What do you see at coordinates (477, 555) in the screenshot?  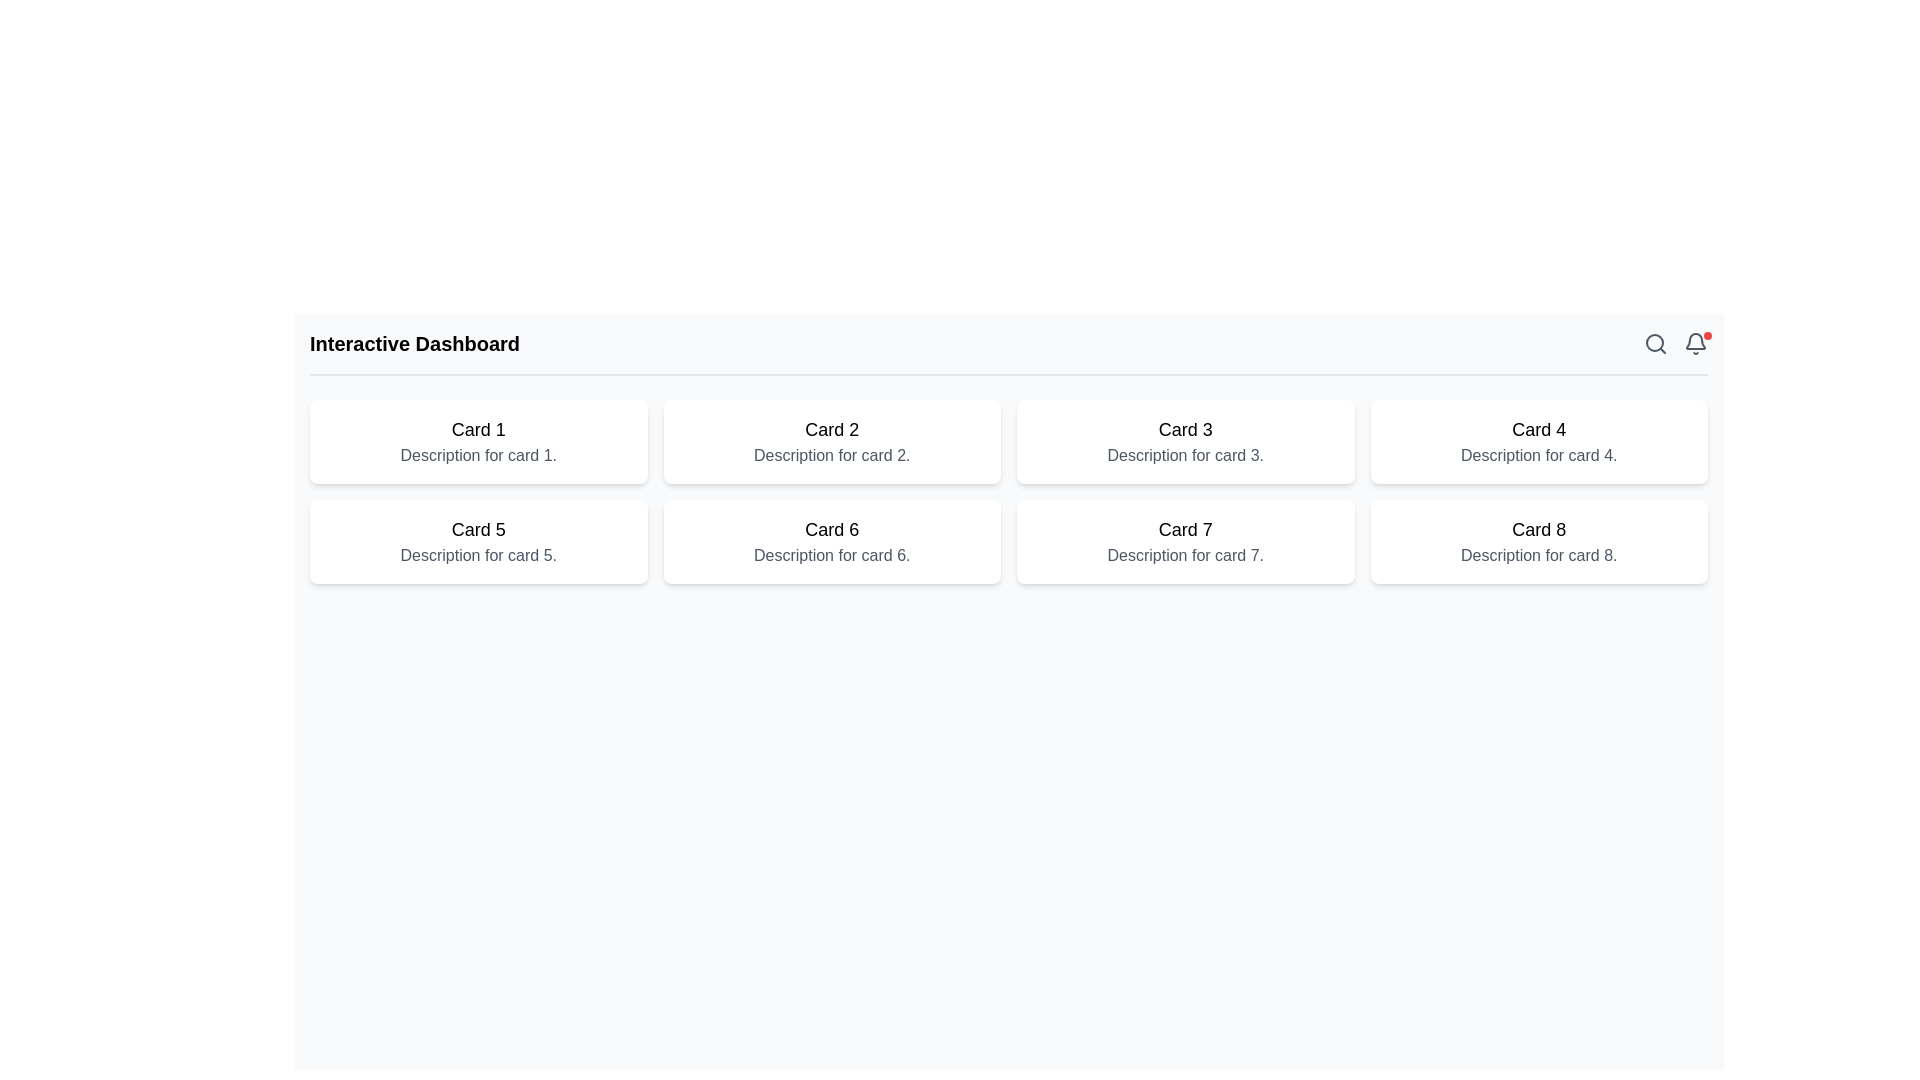 I see `supplementary text element displaying 'Description for card 5.' located beneath the main title 'Card 5' in the second row and first column of the card grid` at bounding box center [477, 555].